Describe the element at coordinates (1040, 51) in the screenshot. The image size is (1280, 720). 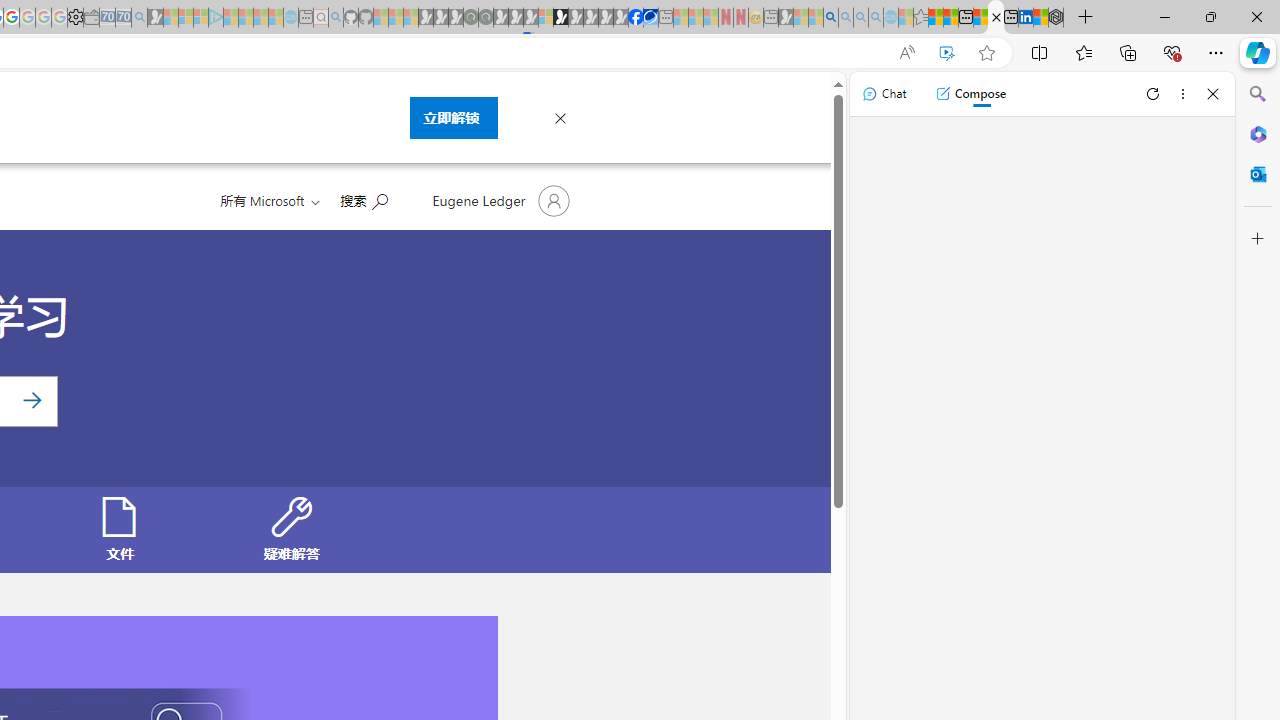
I see `'Split screen'` at that location.